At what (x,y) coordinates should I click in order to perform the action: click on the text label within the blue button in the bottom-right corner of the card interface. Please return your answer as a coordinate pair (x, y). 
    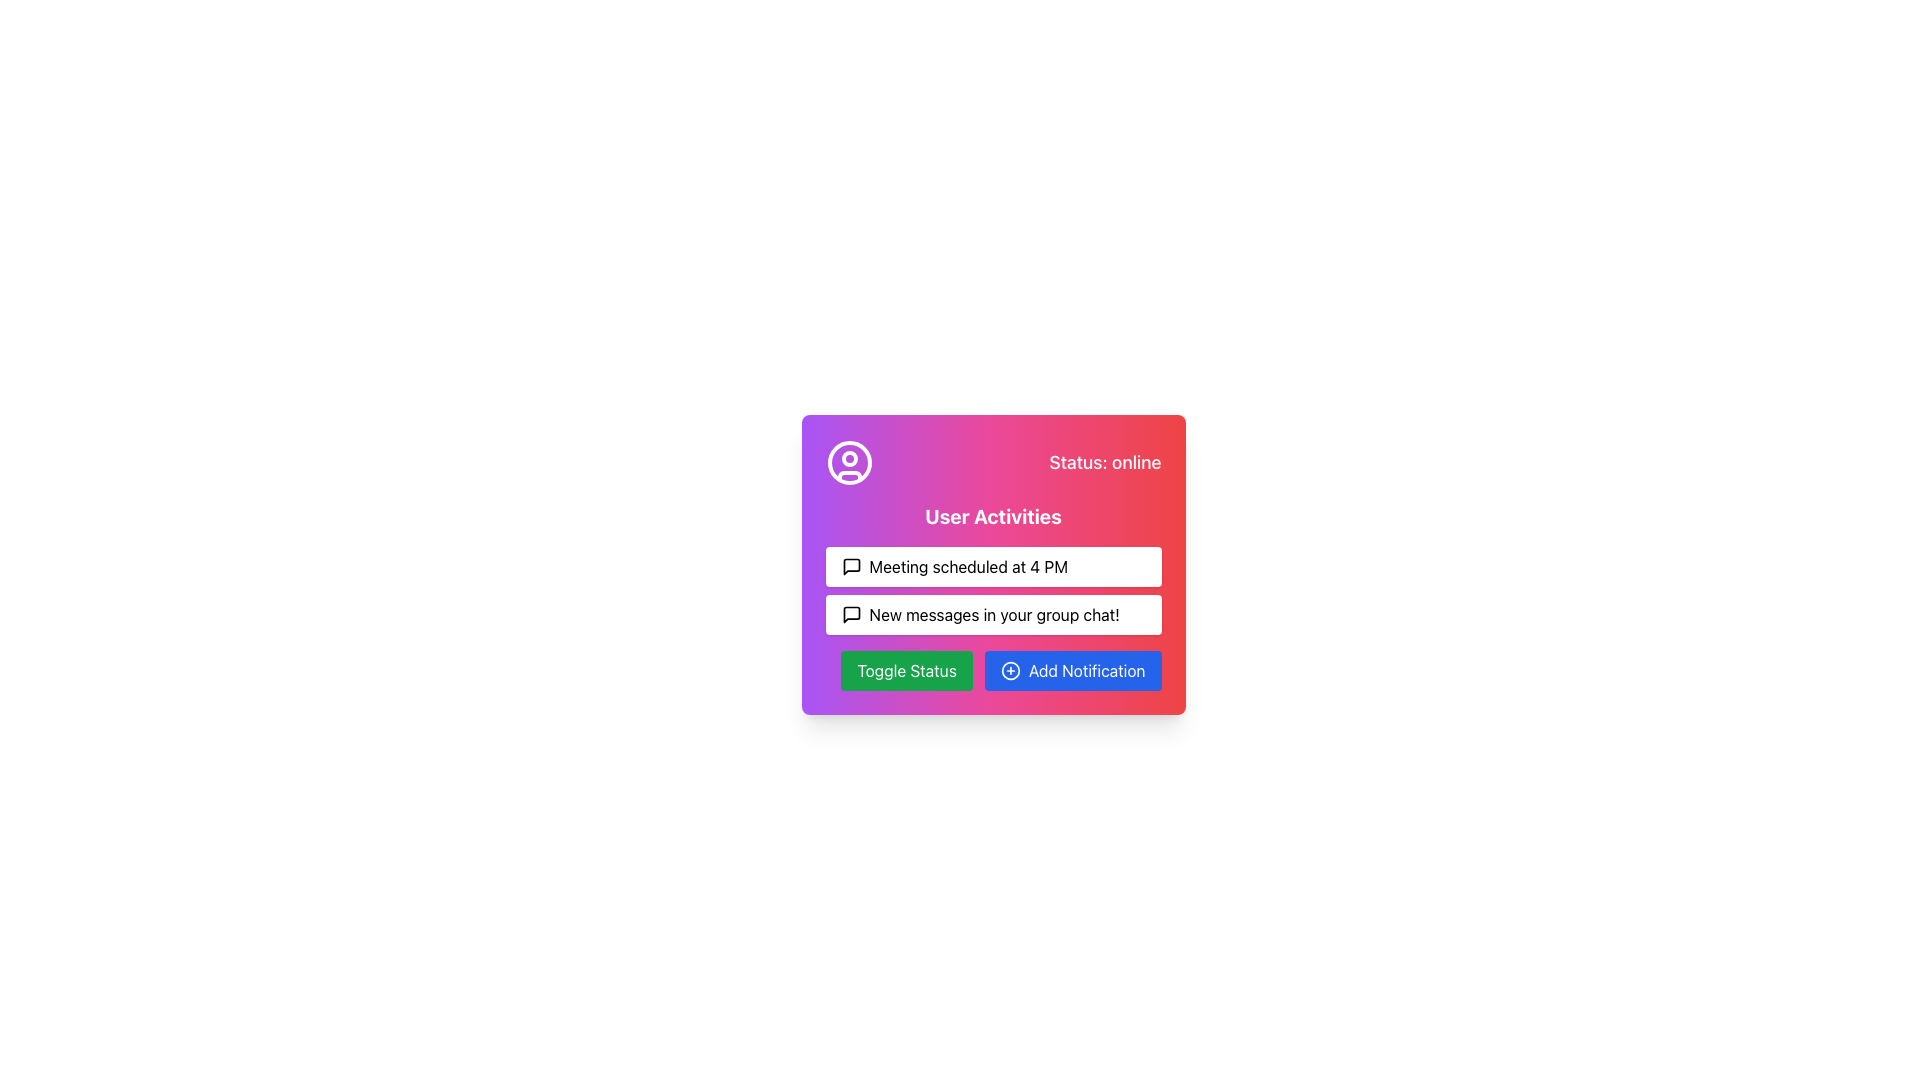
    Looking at the image, I should click on (1086, 671).